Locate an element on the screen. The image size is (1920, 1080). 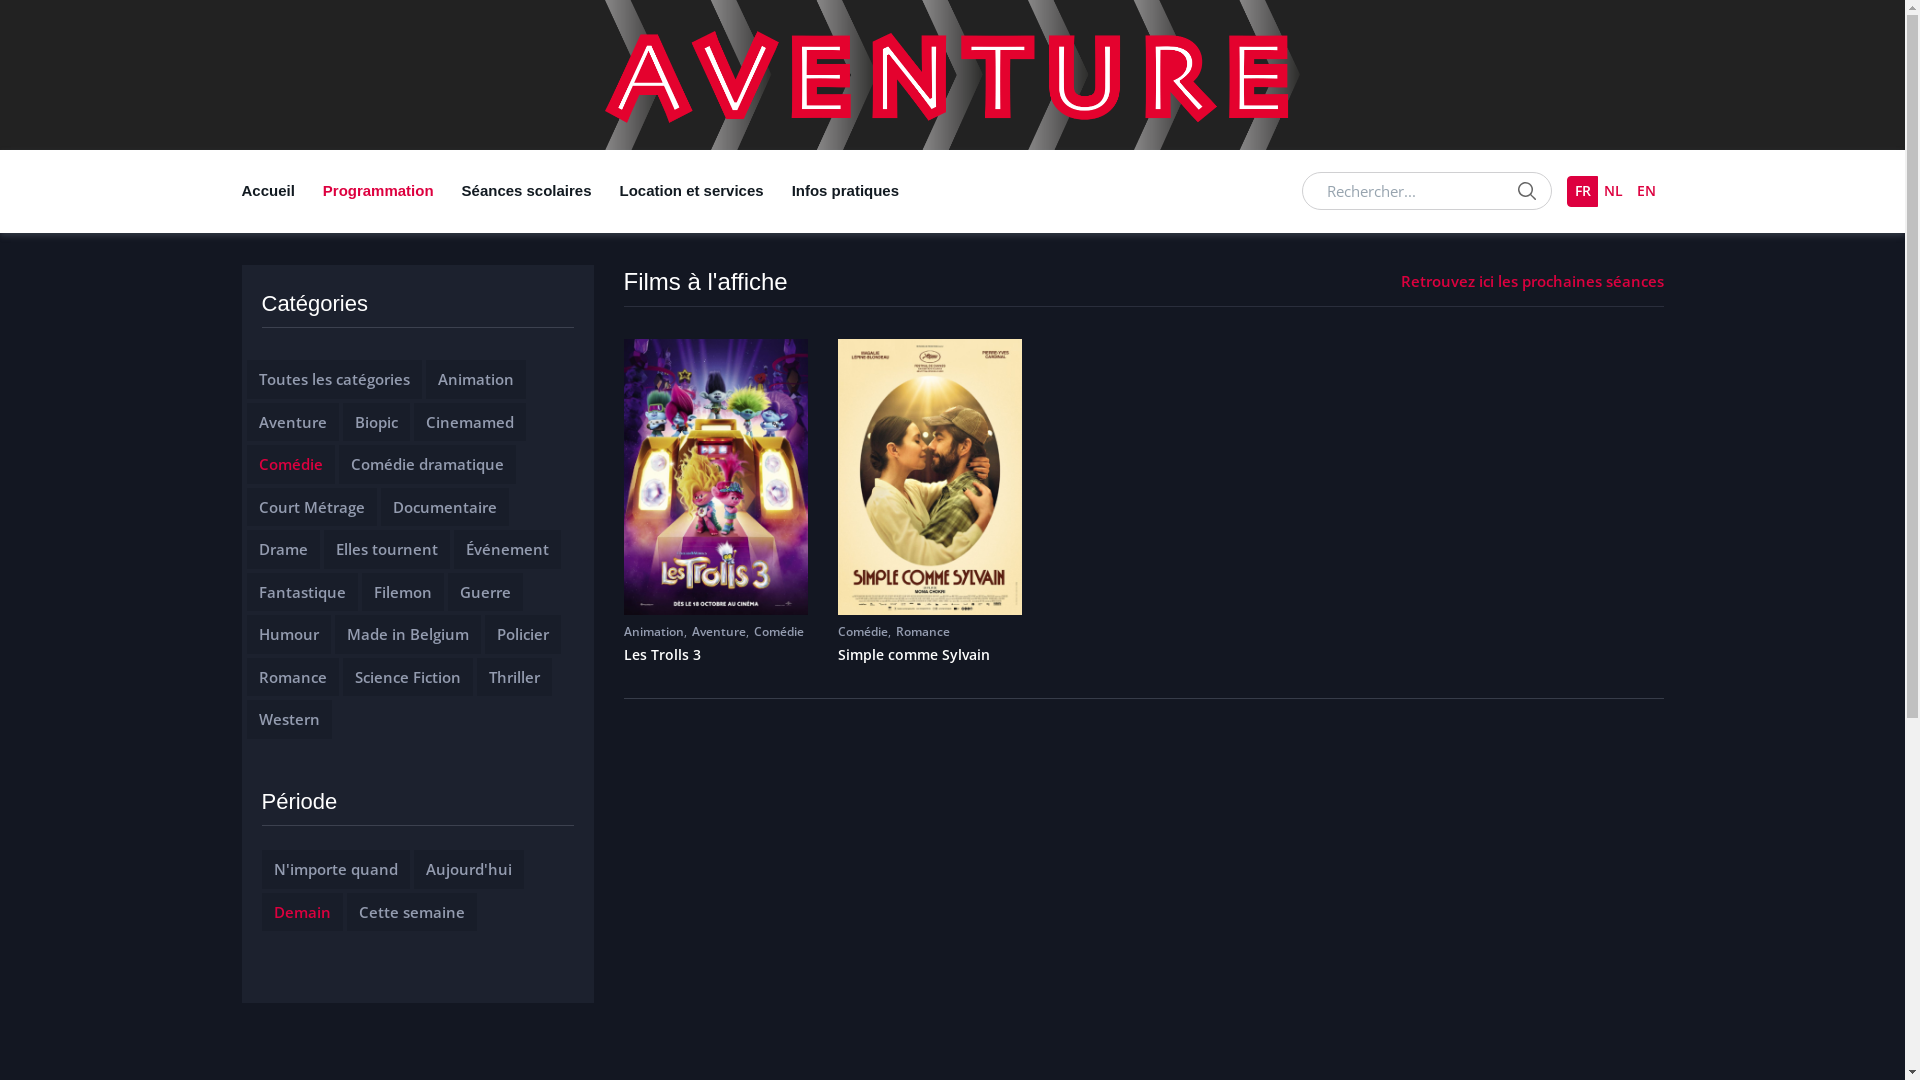
'Thriller' is located at coordinates (488, 676).